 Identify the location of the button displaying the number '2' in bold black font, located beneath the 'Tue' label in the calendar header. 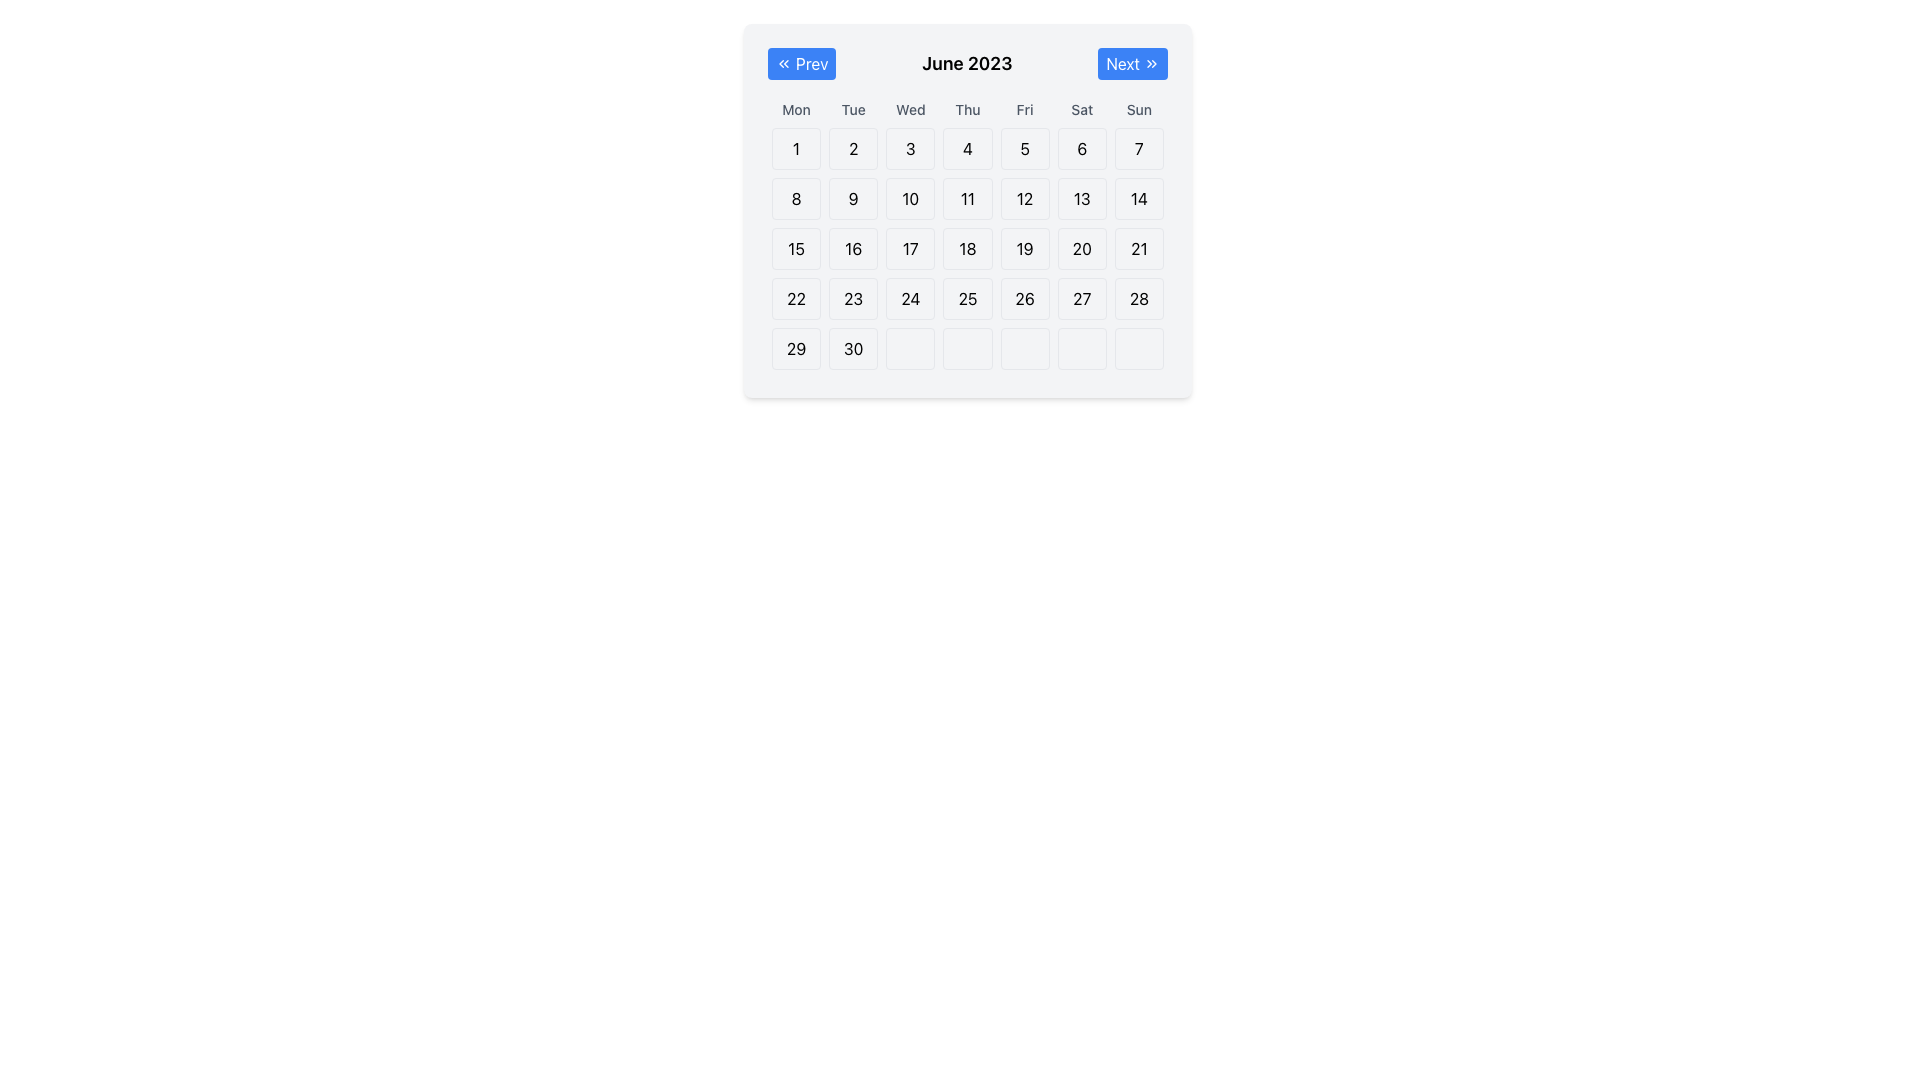
(853, 148).